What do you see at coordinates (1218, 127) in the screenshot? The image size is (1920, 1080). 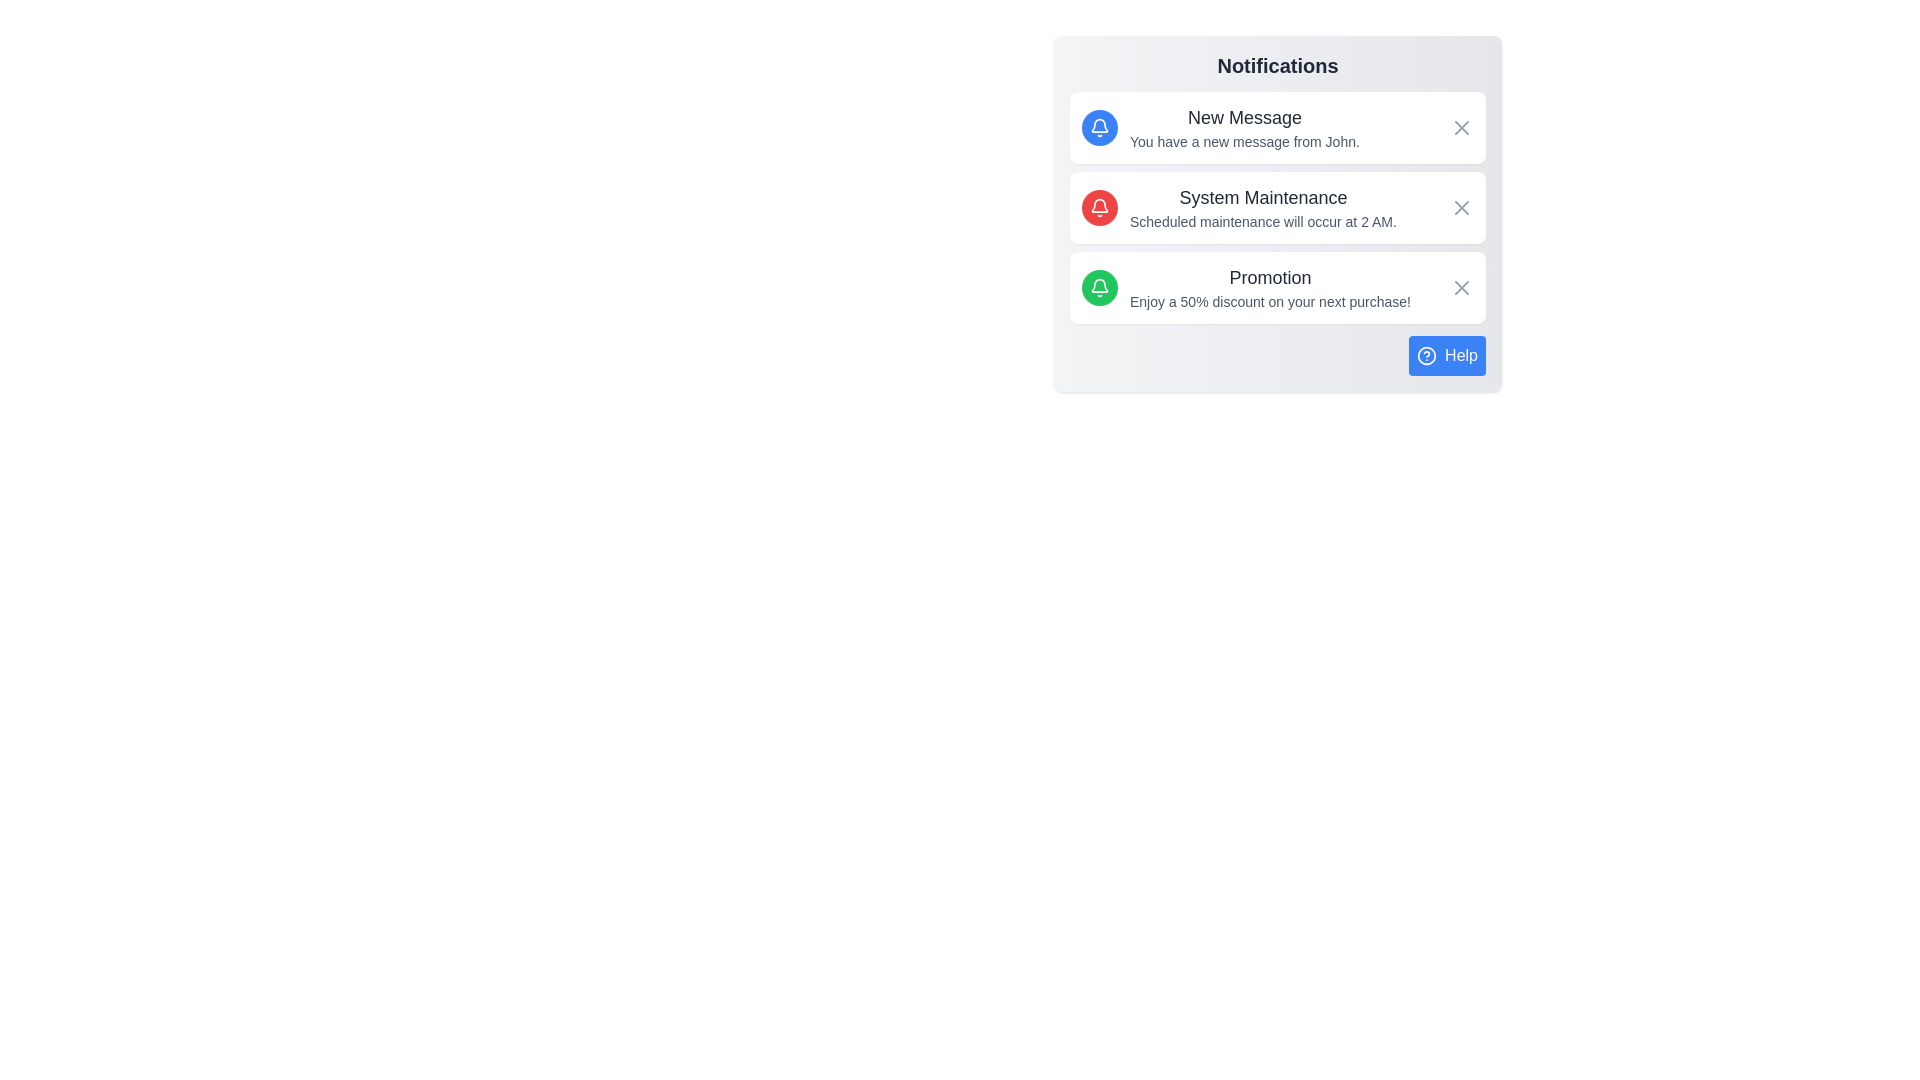 I see `the first notification item in the notification list` at bounding box center [1218, 127].